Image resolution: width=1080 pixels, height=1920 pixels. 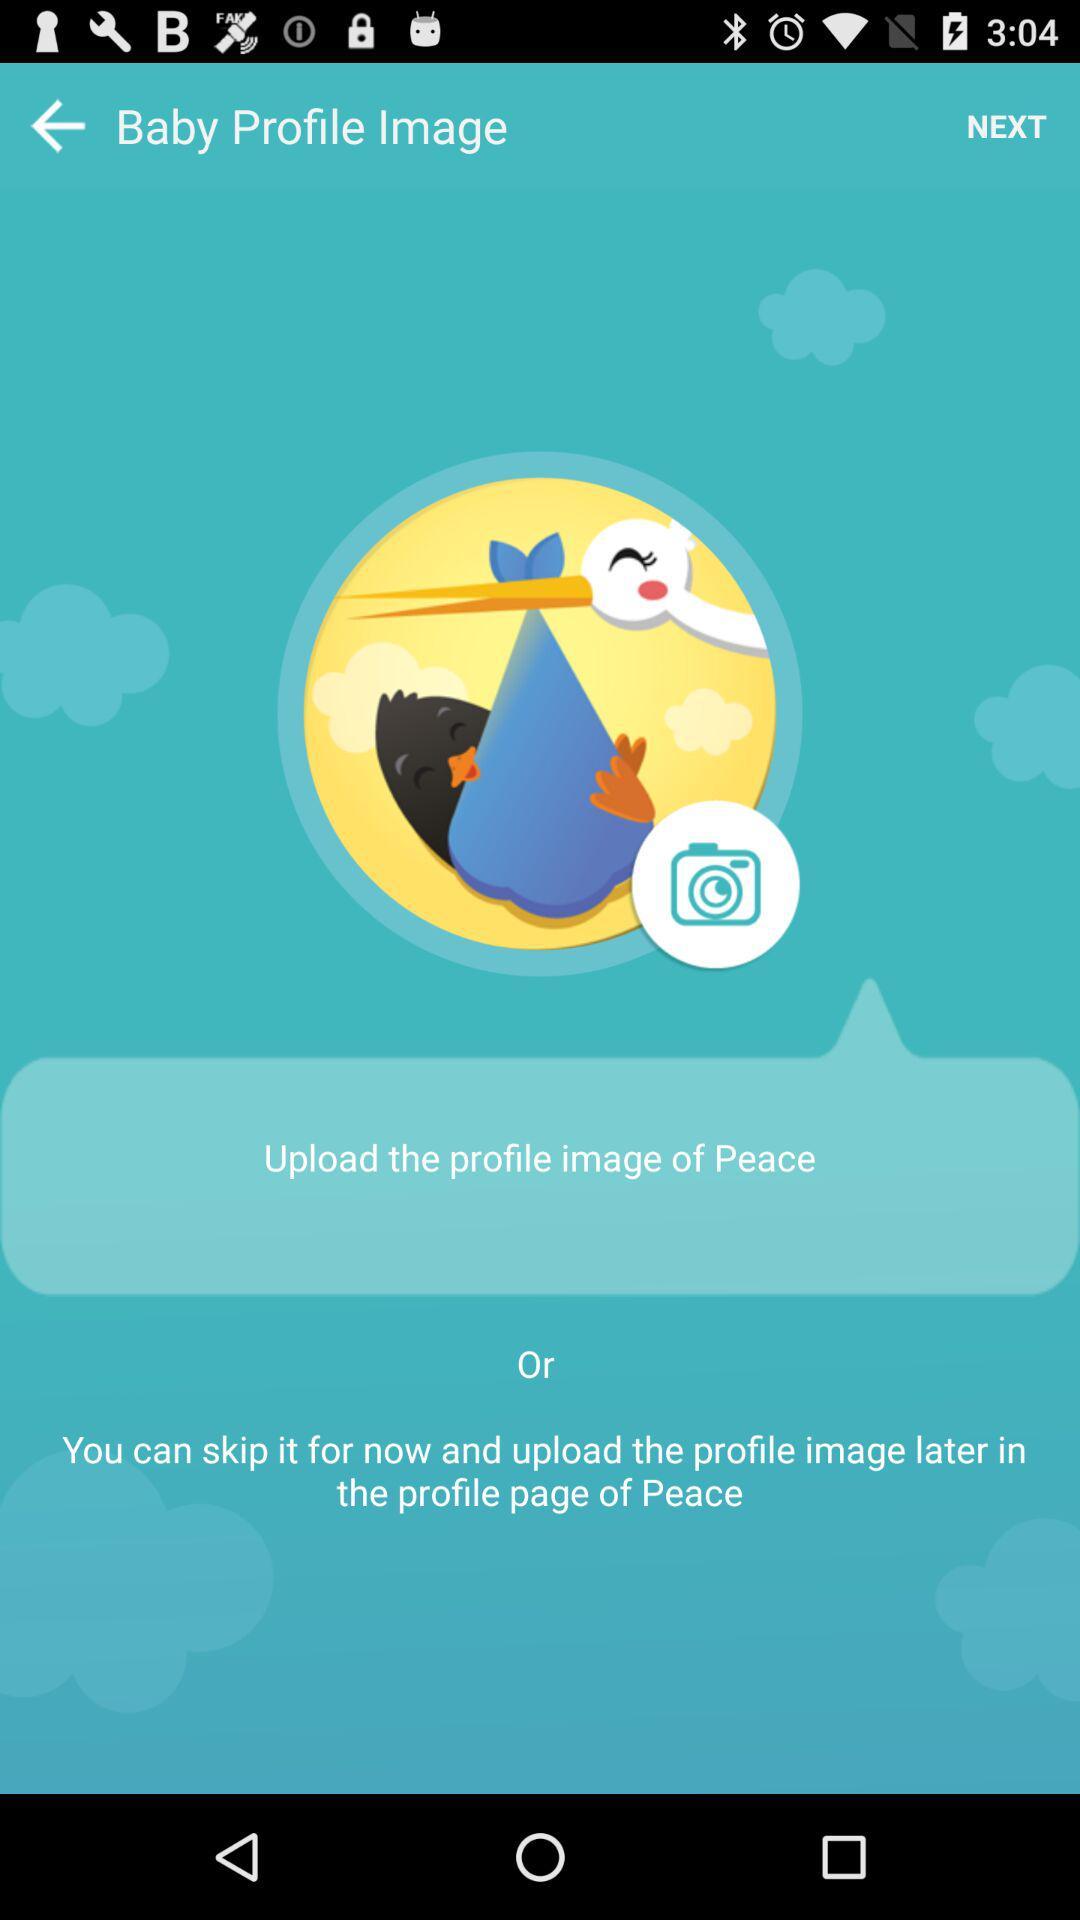 I want to click on profile picture, so click(x=712, y=886).